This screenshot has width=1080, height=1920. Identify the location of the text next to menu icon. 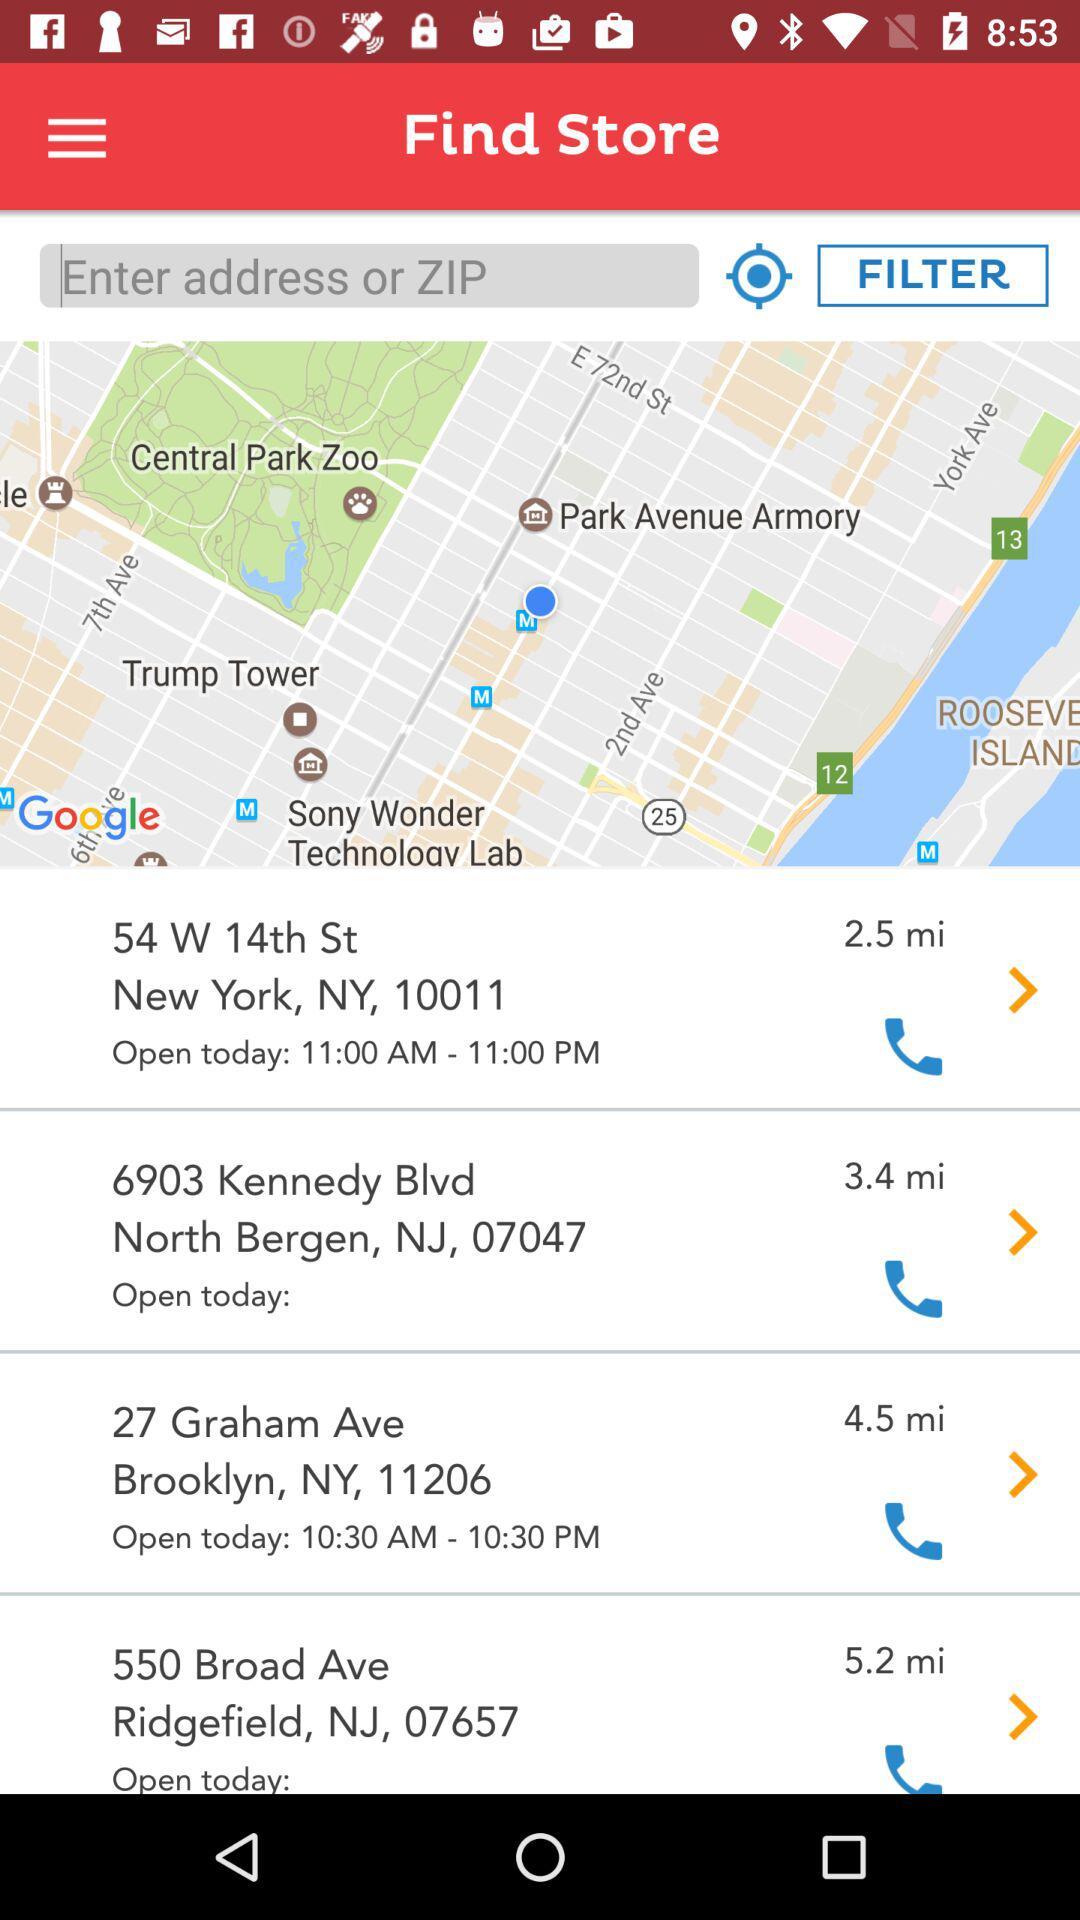
(602, 135).